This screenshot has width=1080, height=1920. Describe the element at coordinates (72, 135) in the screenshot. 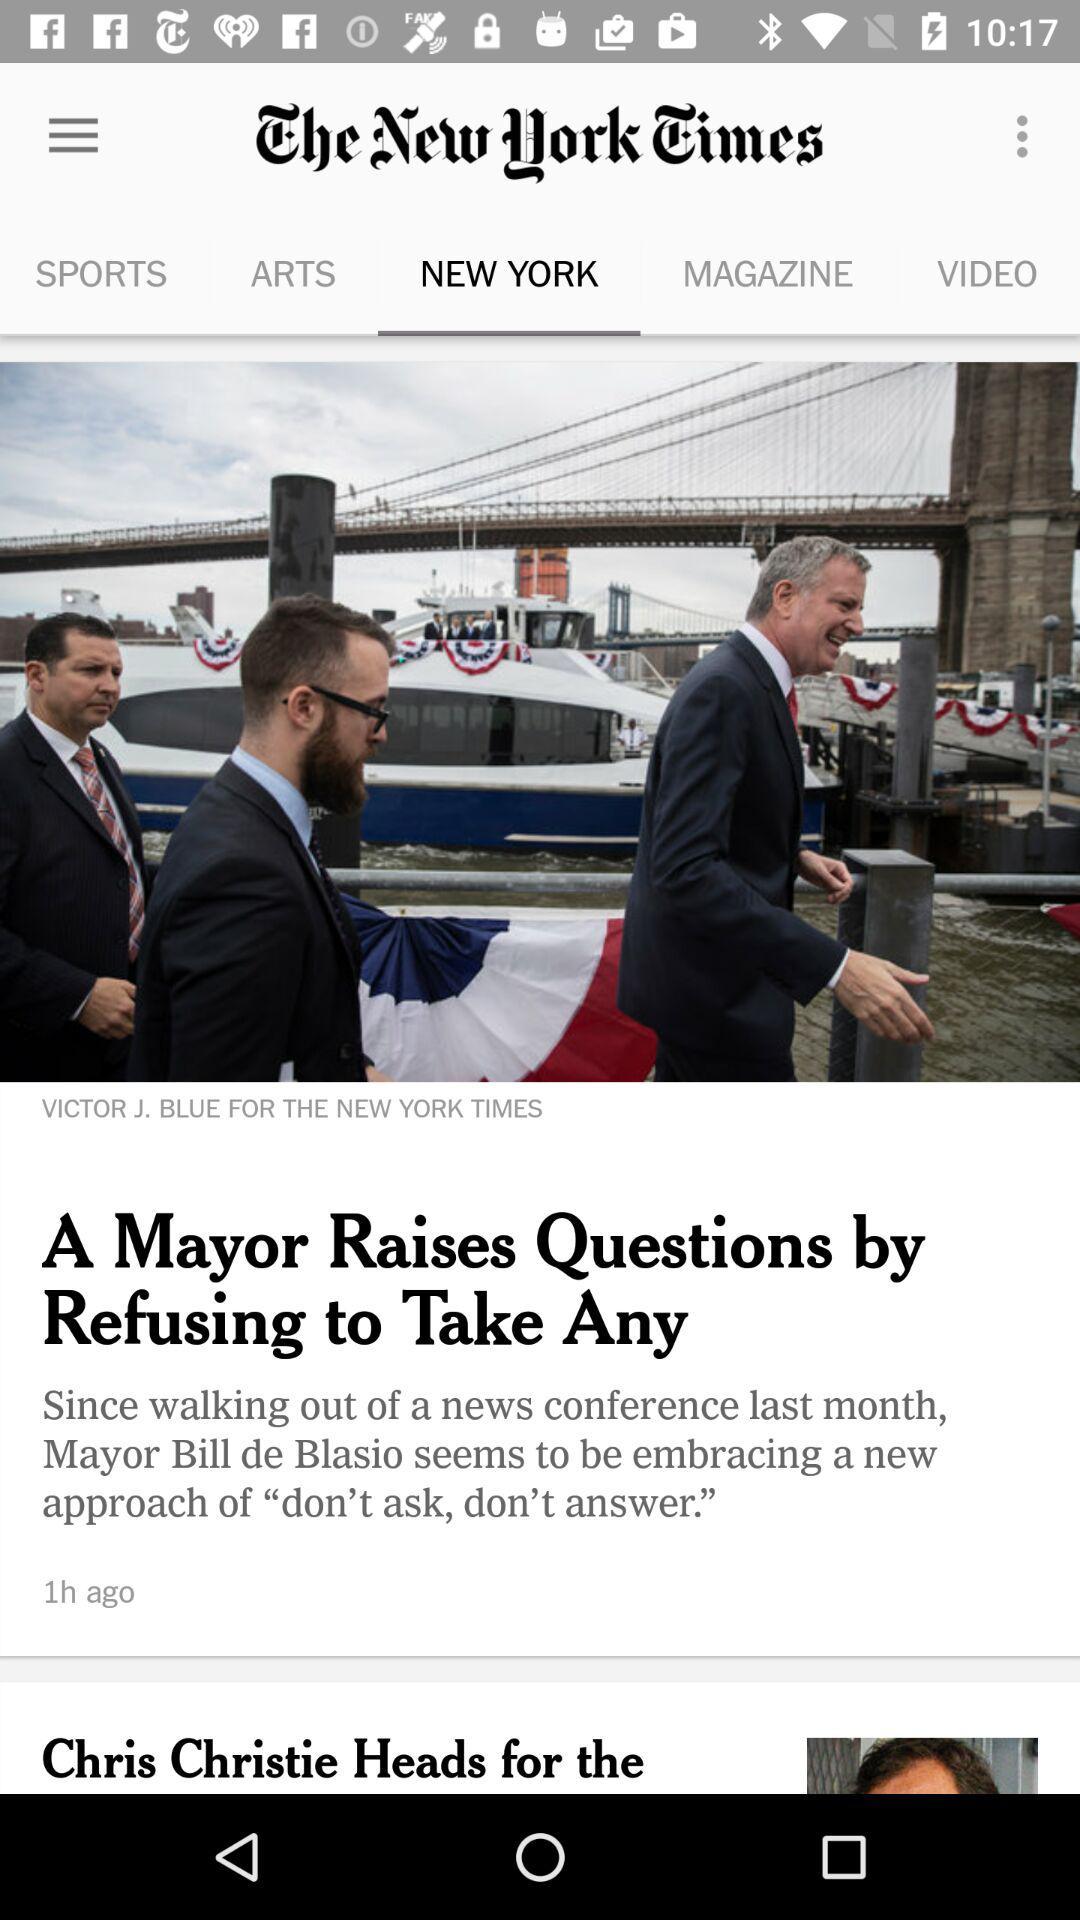

I see `item to the left of the arts` at that location.